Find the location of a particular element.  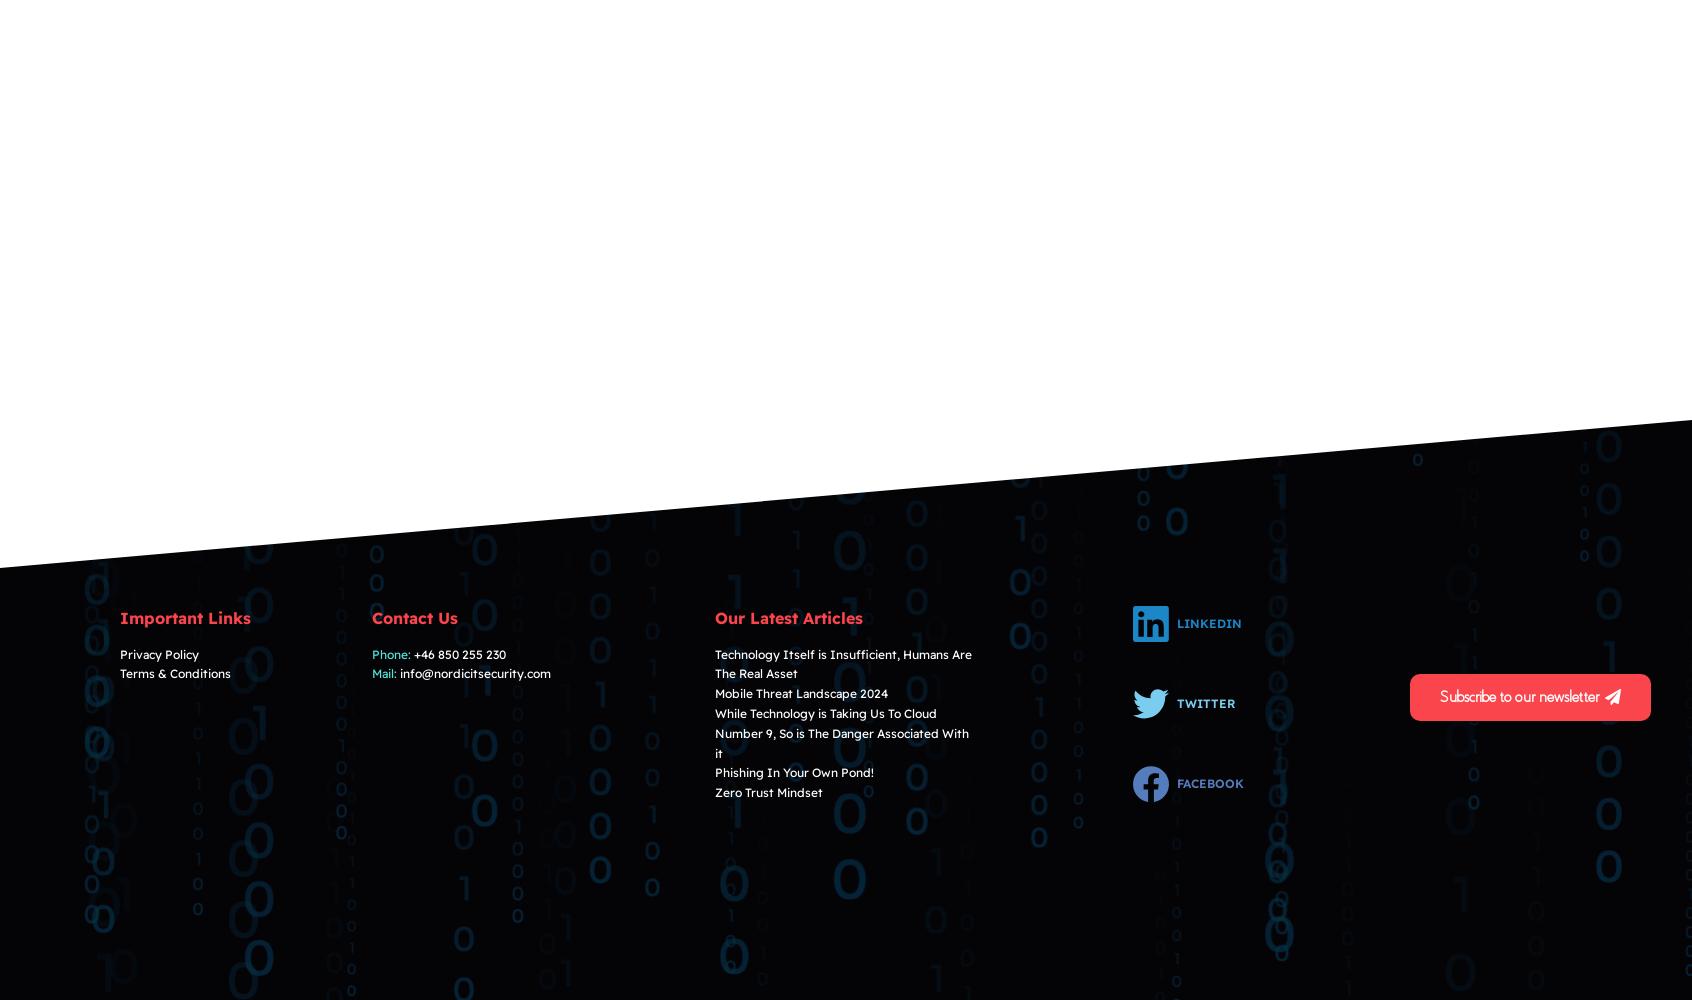

'Contact Us' is located at coordinates (372, 616).